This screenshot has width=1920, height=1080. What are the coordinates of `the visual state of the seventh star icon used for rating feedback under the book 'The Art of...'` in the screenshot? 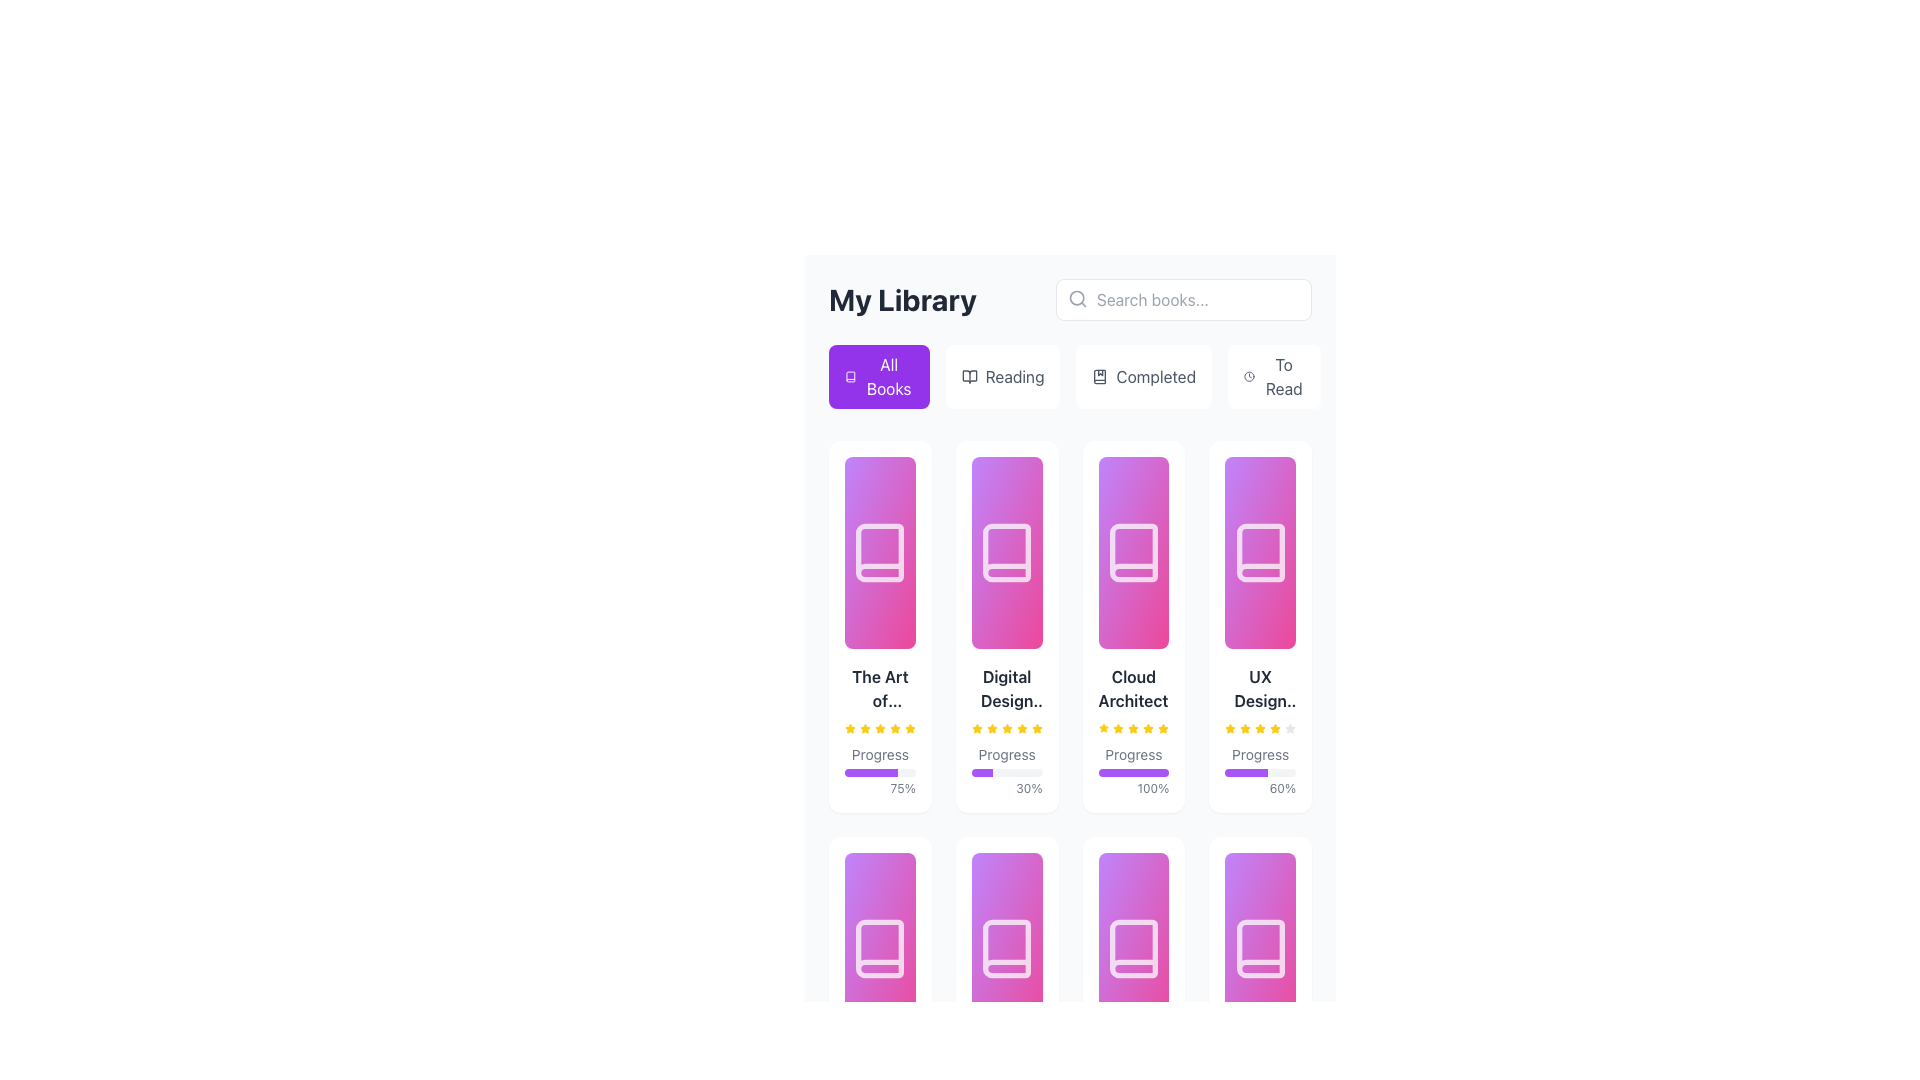 It's located at (894, 729).